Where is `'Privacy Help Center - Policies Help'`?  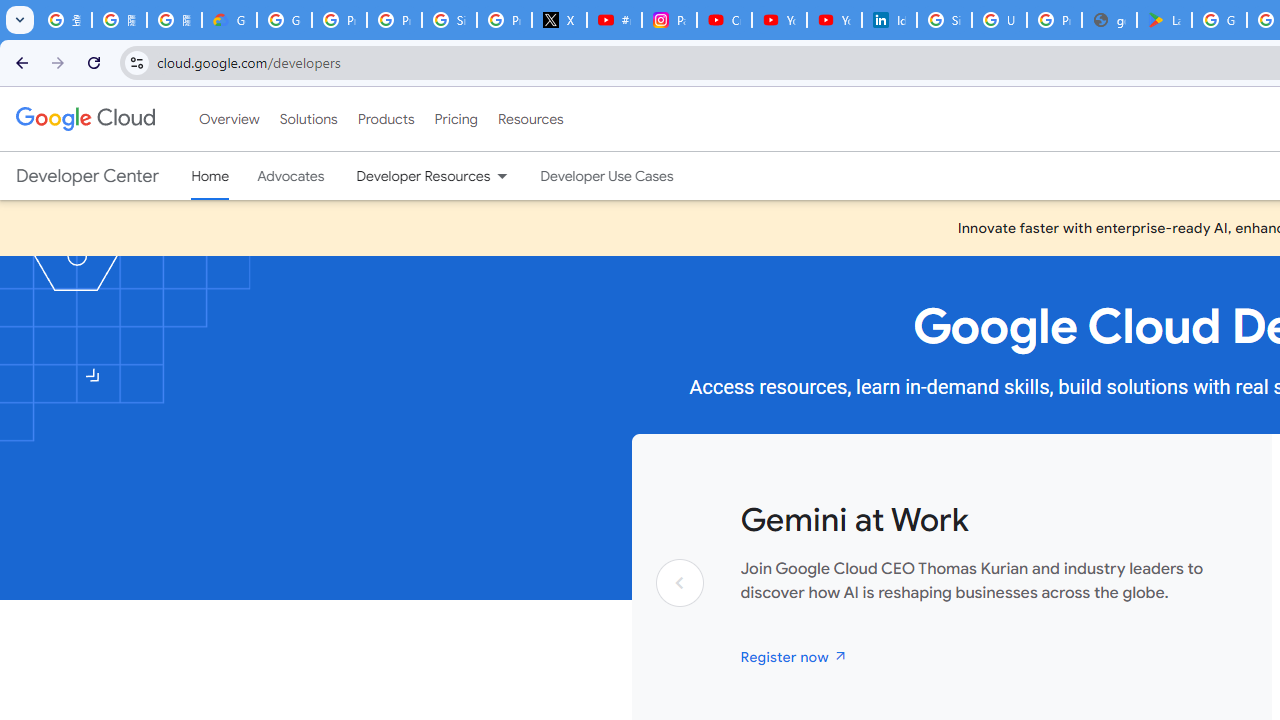 'Privacy Help Center - Policies Help' is located at coordinates (394, 20).